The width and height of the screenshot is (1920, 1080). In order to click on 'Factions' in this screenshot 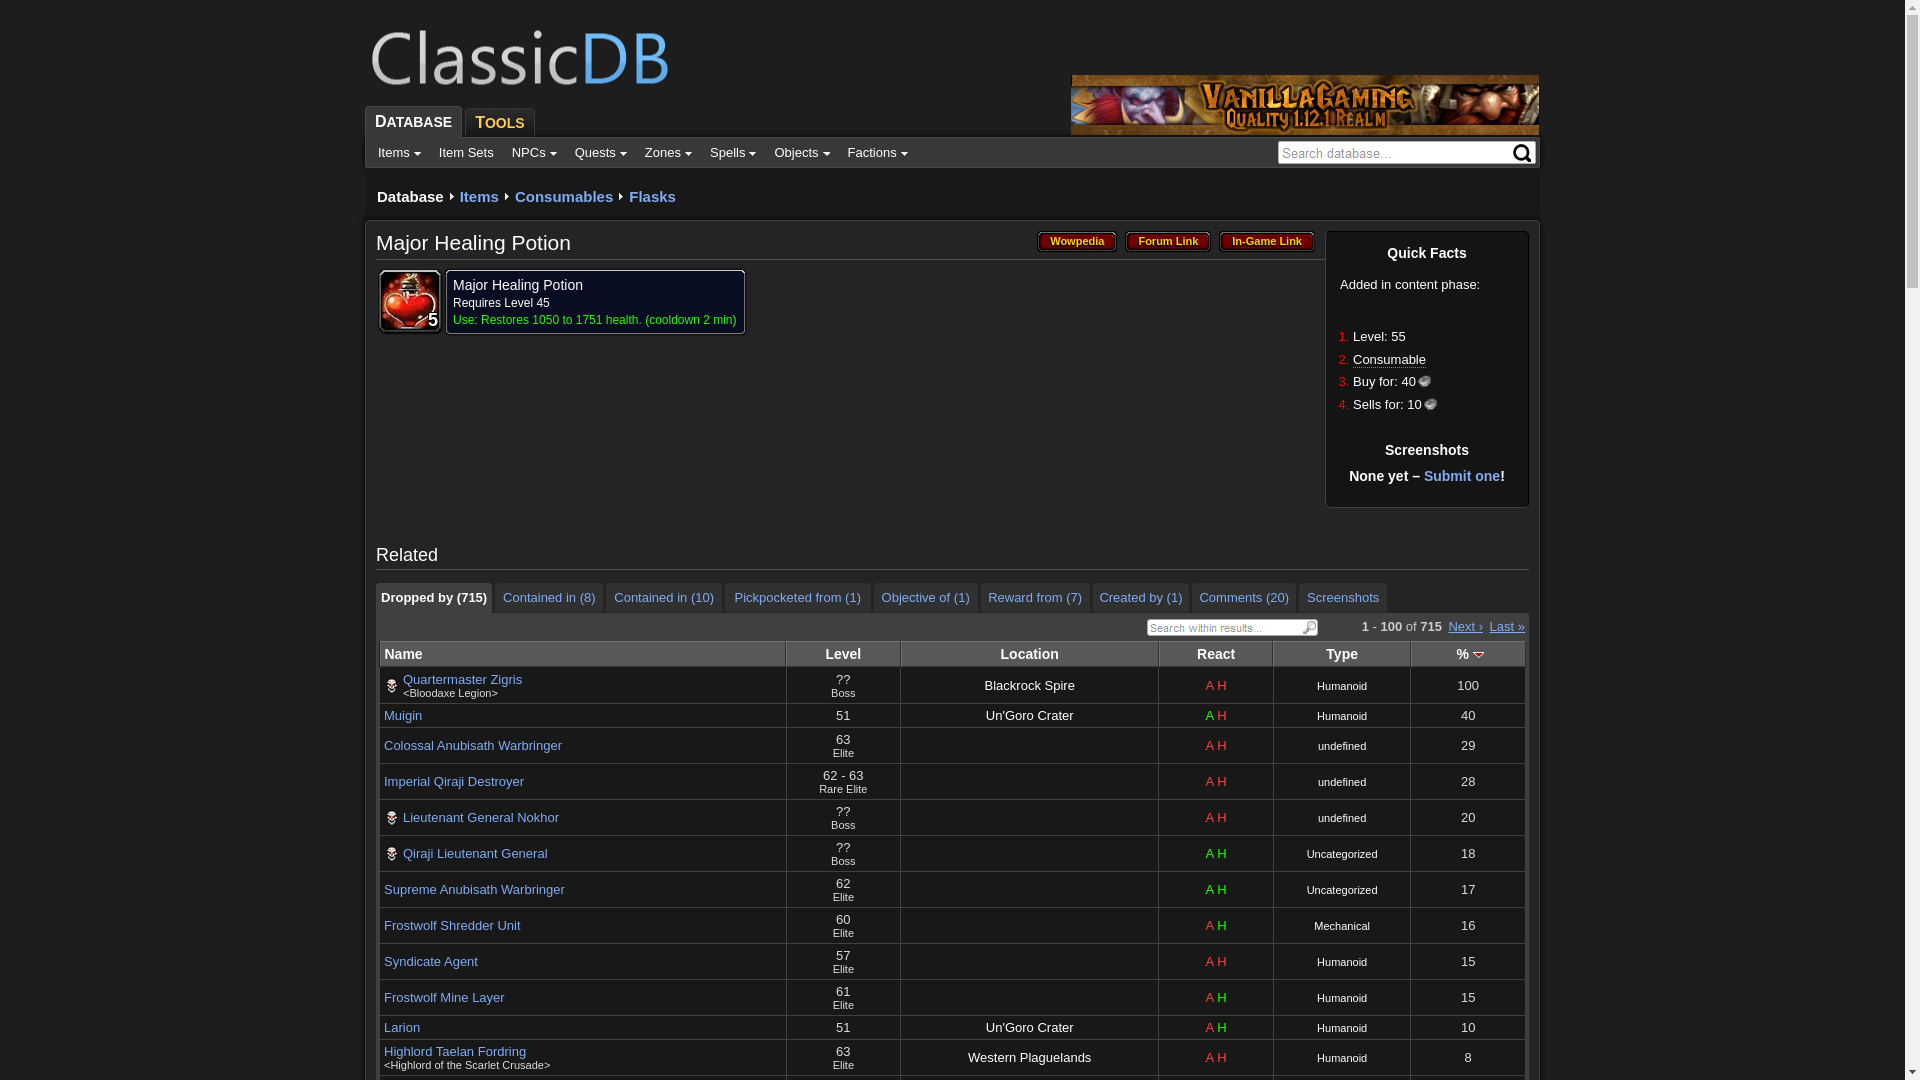, I will do `click(877, 151)`.